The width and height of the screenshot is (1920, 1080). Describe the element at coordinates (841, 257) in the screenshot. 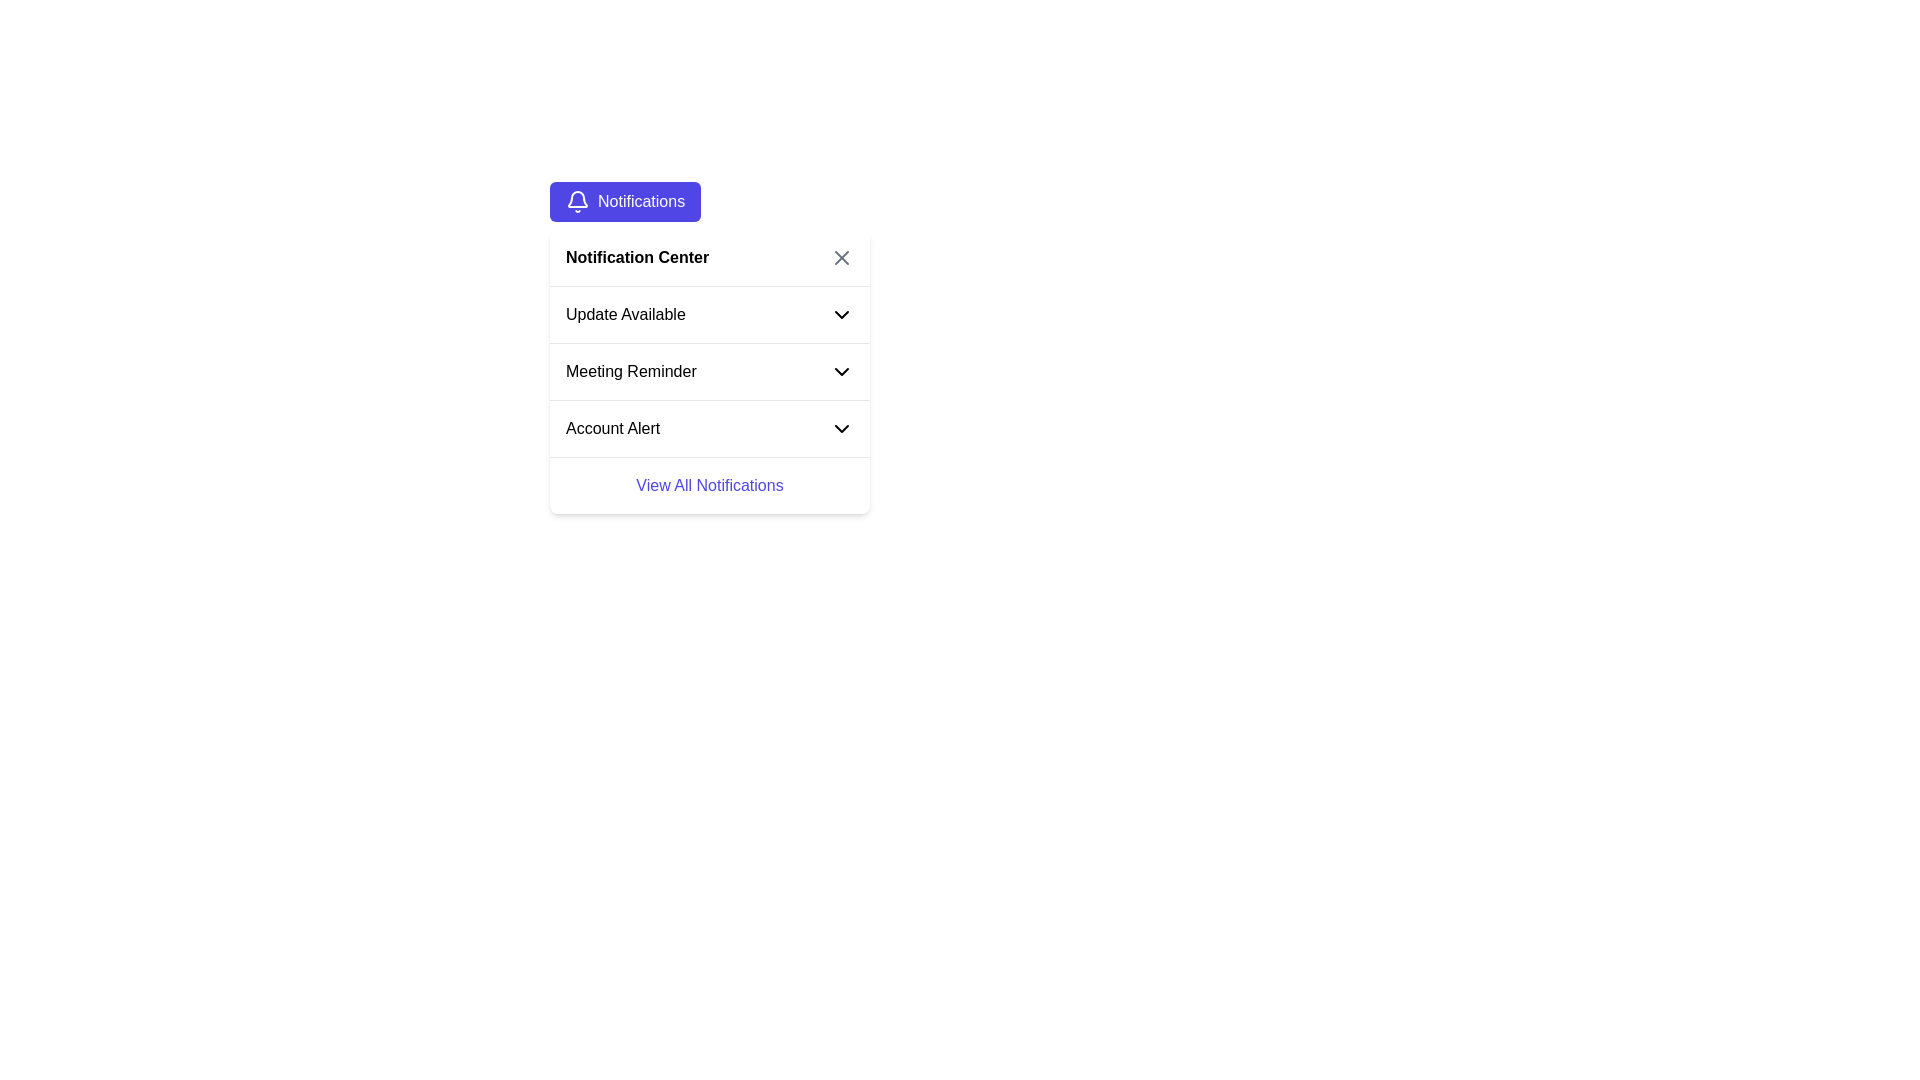

I see `the small cross-shaped icon located near the top right corner of the notification dropdown` at that location.